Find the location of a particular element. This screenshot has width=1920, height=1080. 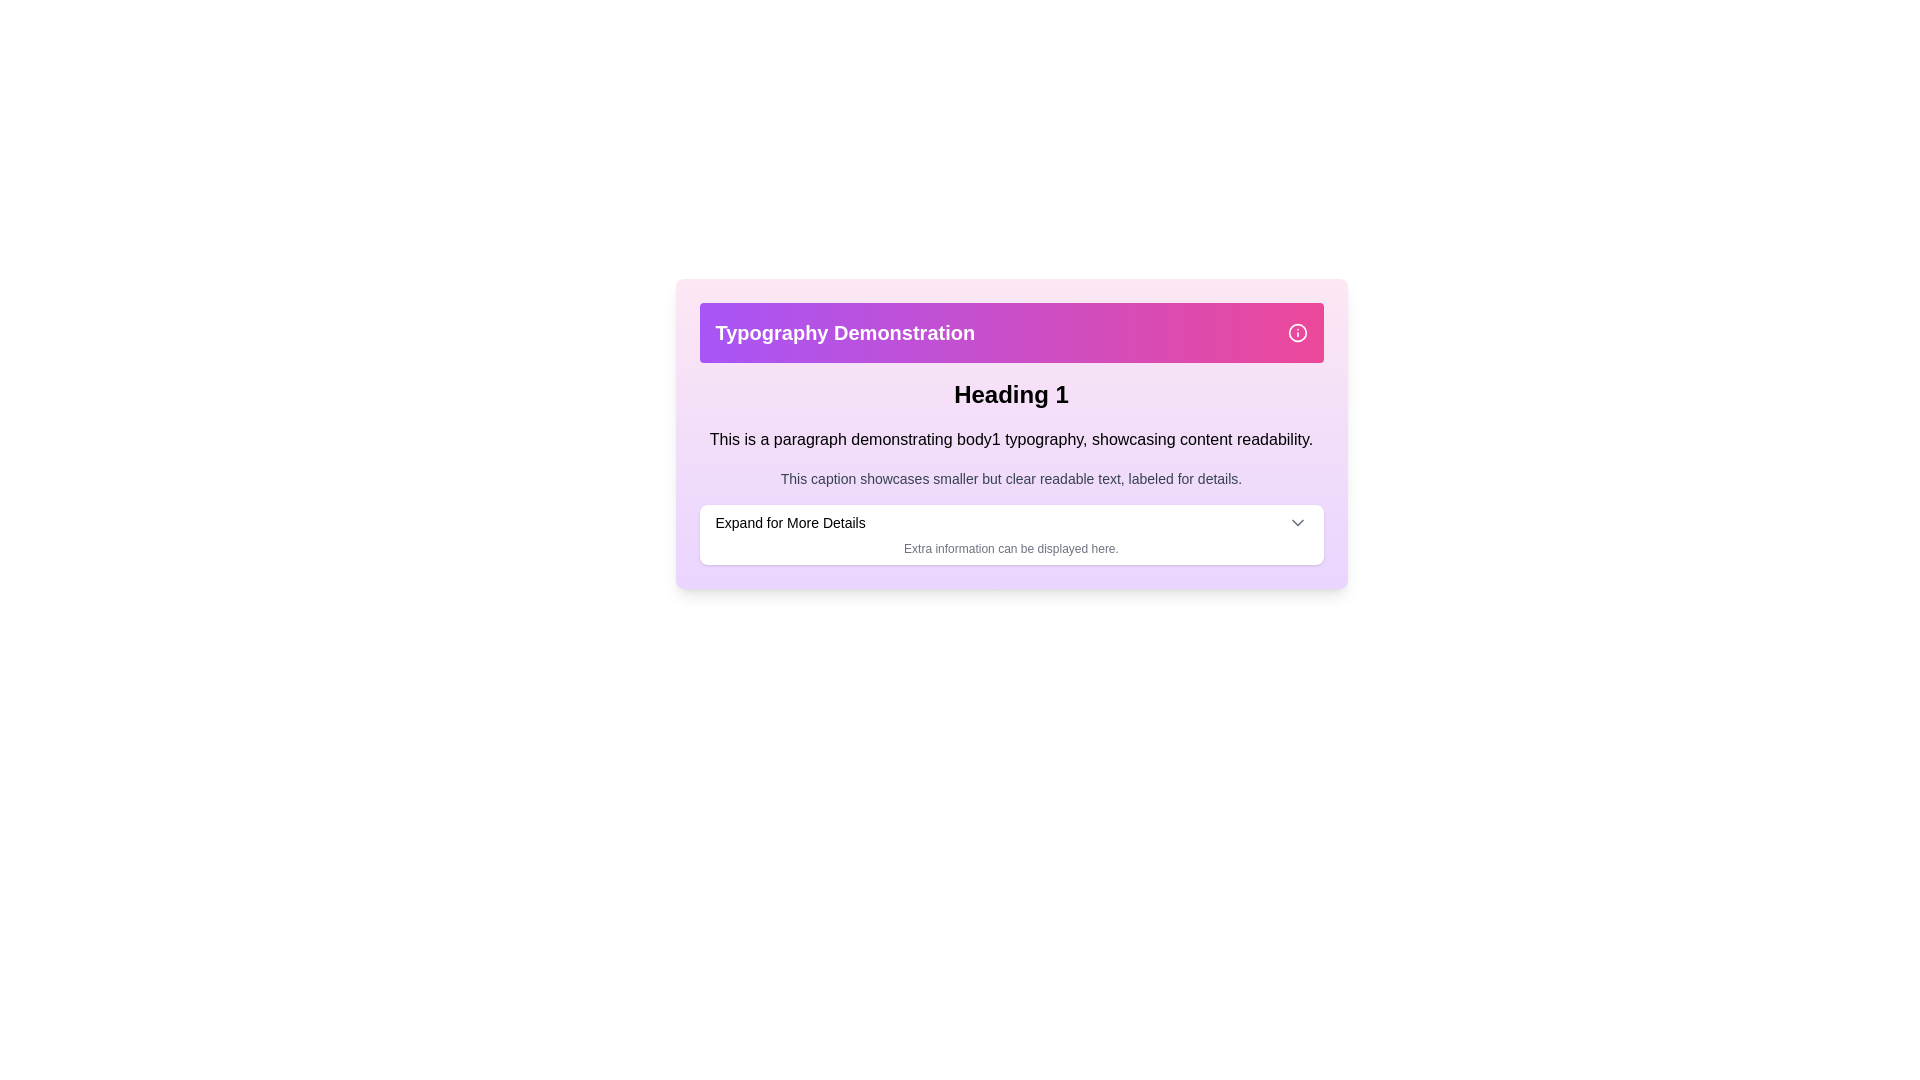

the circular shape representing the outer boundary of the information icon located in the top-right corner of the purple header bar is located at coordinates (1297, 331).